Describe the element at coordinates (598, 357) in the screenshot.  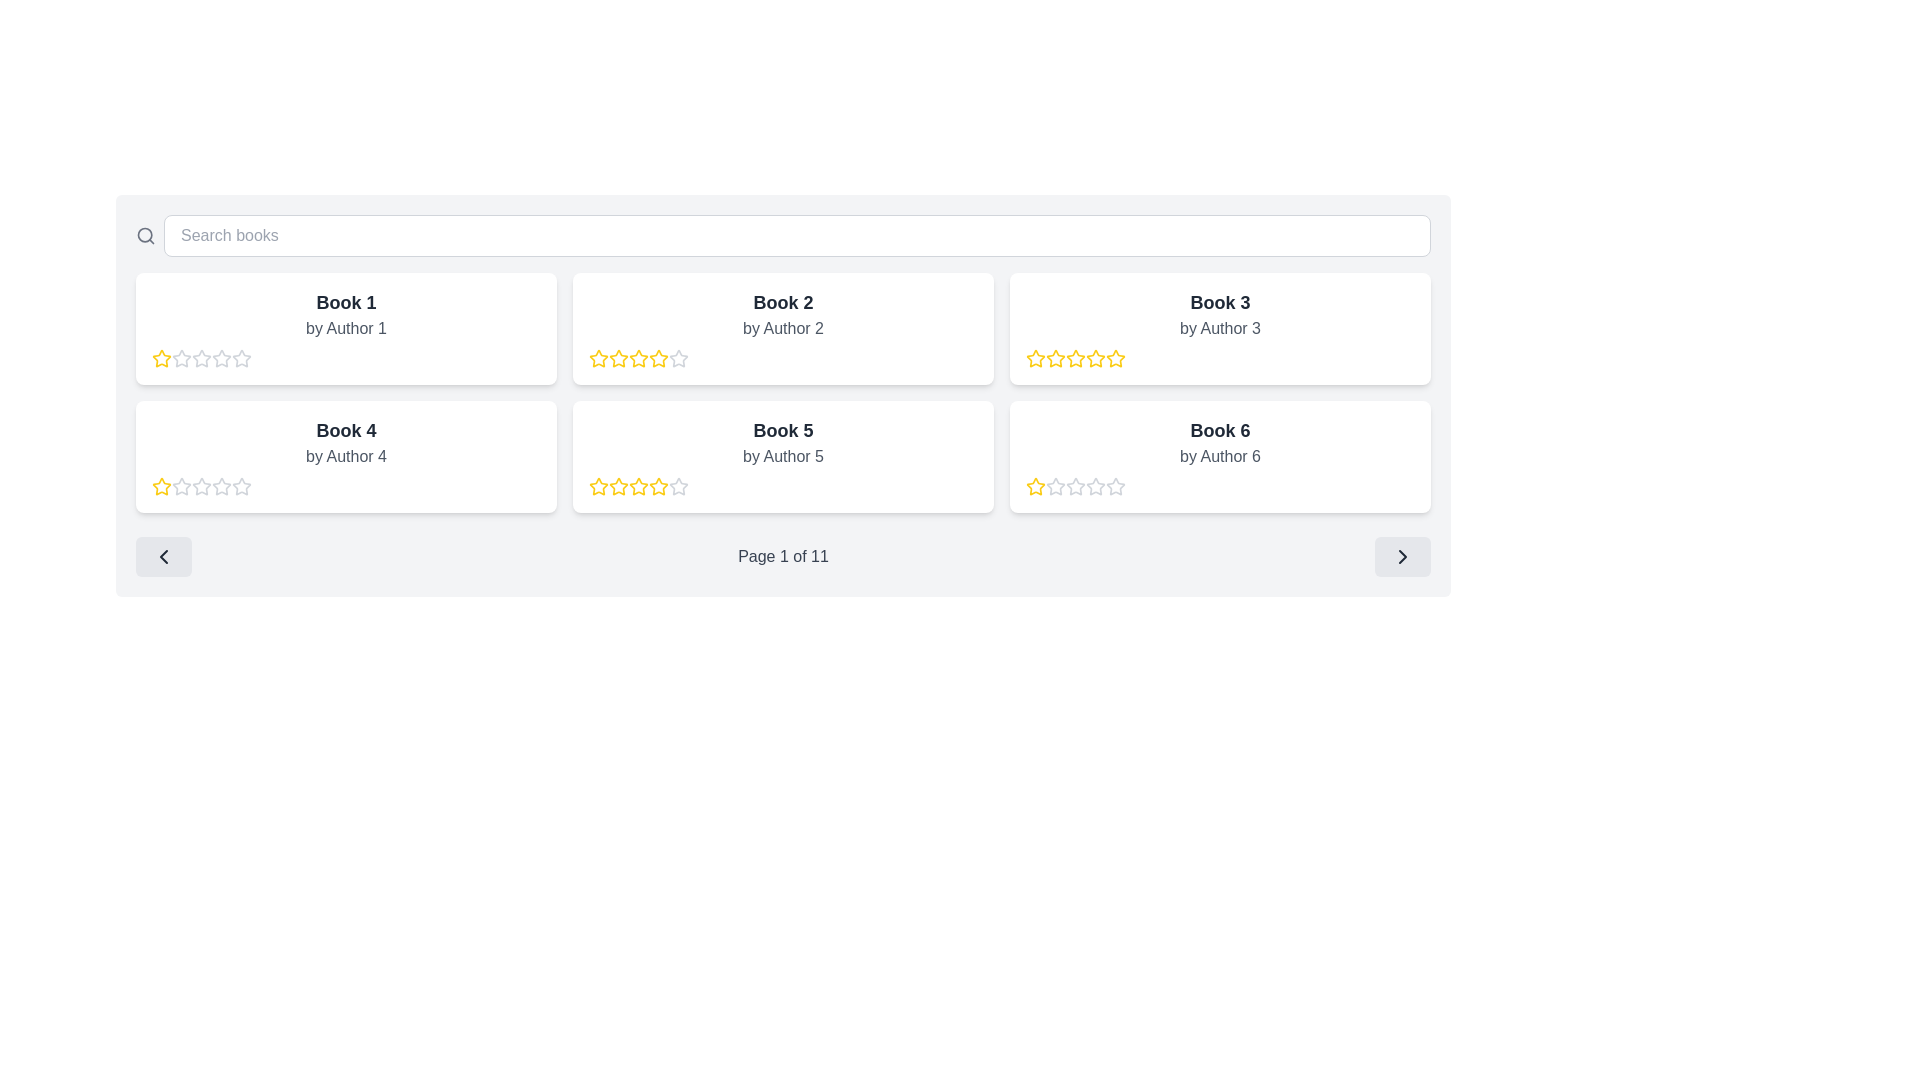
I see `the third yellow, outlined star icon in the rating section of the card for 'Book 2' by 'Author 2' to rate it` at that location.